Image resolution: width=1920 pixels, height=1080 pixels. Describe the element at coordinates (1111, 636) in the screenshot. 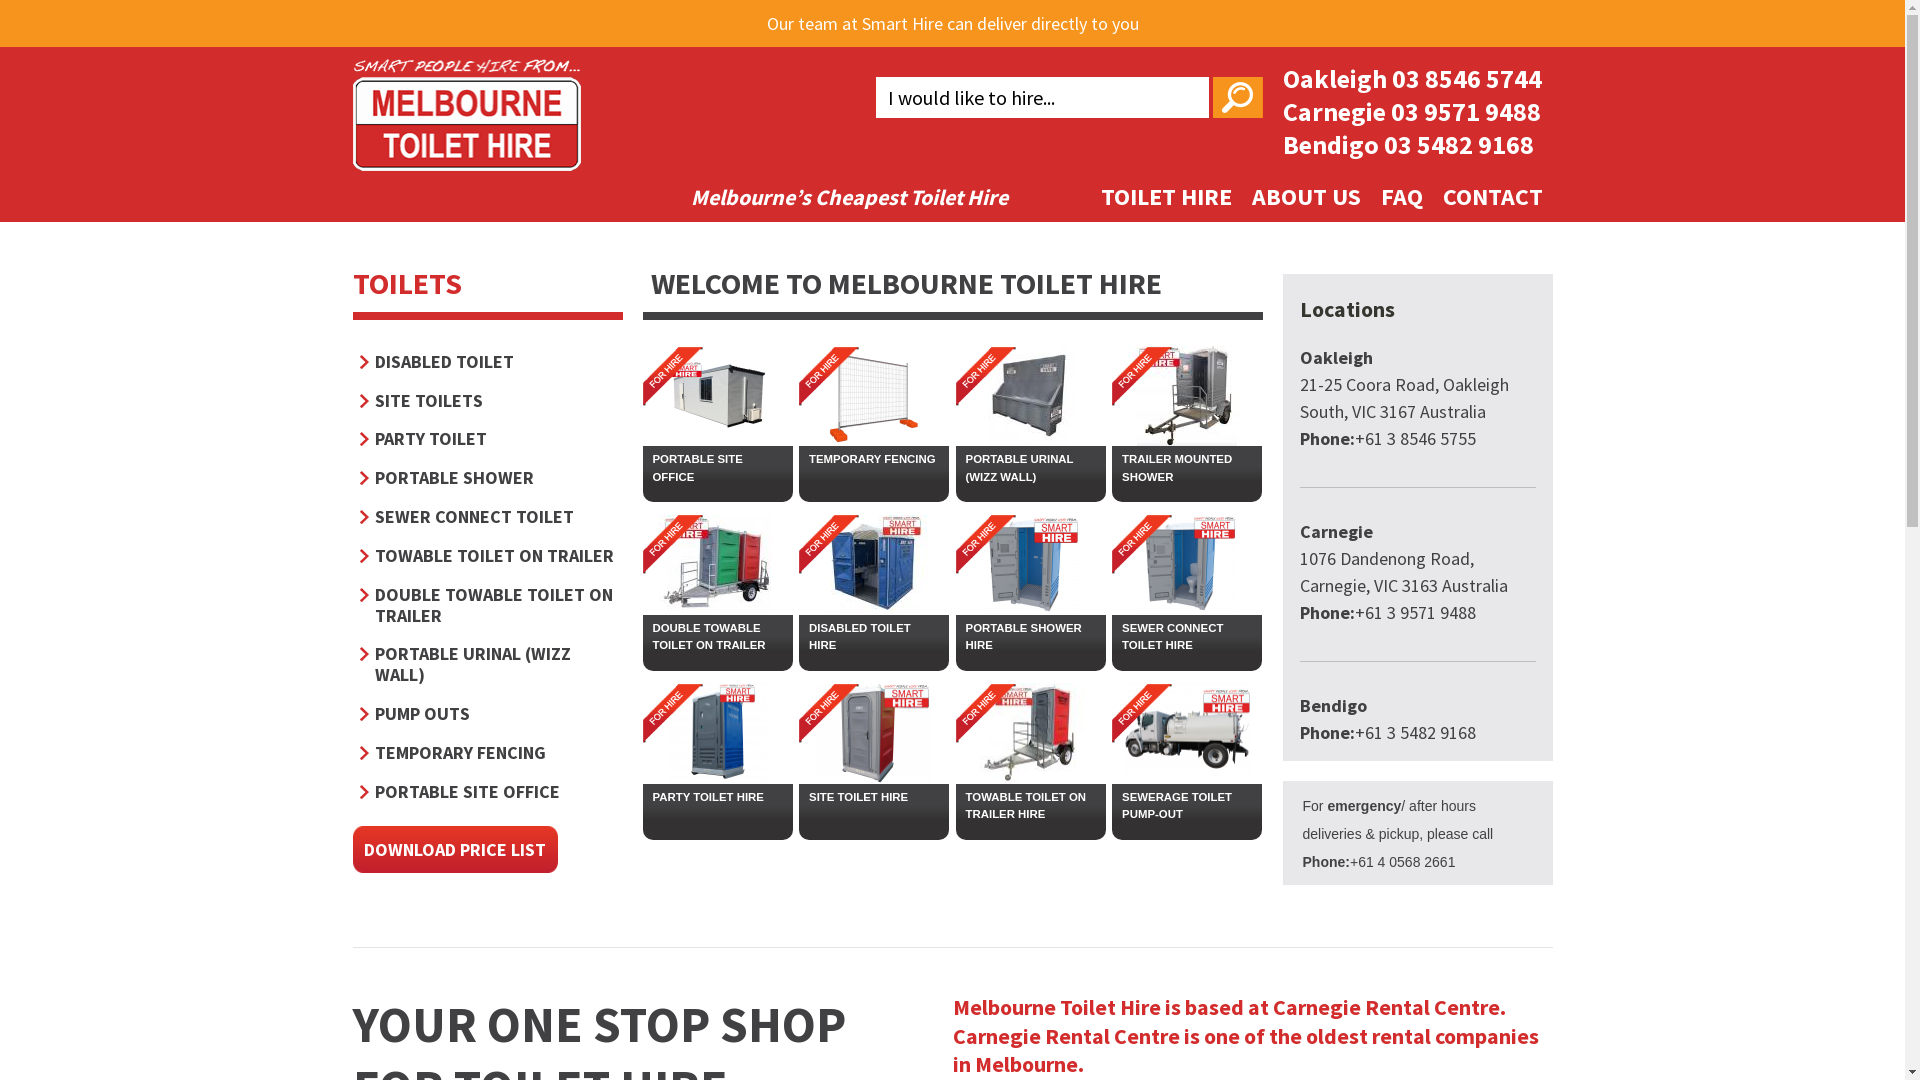

I see `'SEWER CONNECT TOILET HIRE'` at that location.